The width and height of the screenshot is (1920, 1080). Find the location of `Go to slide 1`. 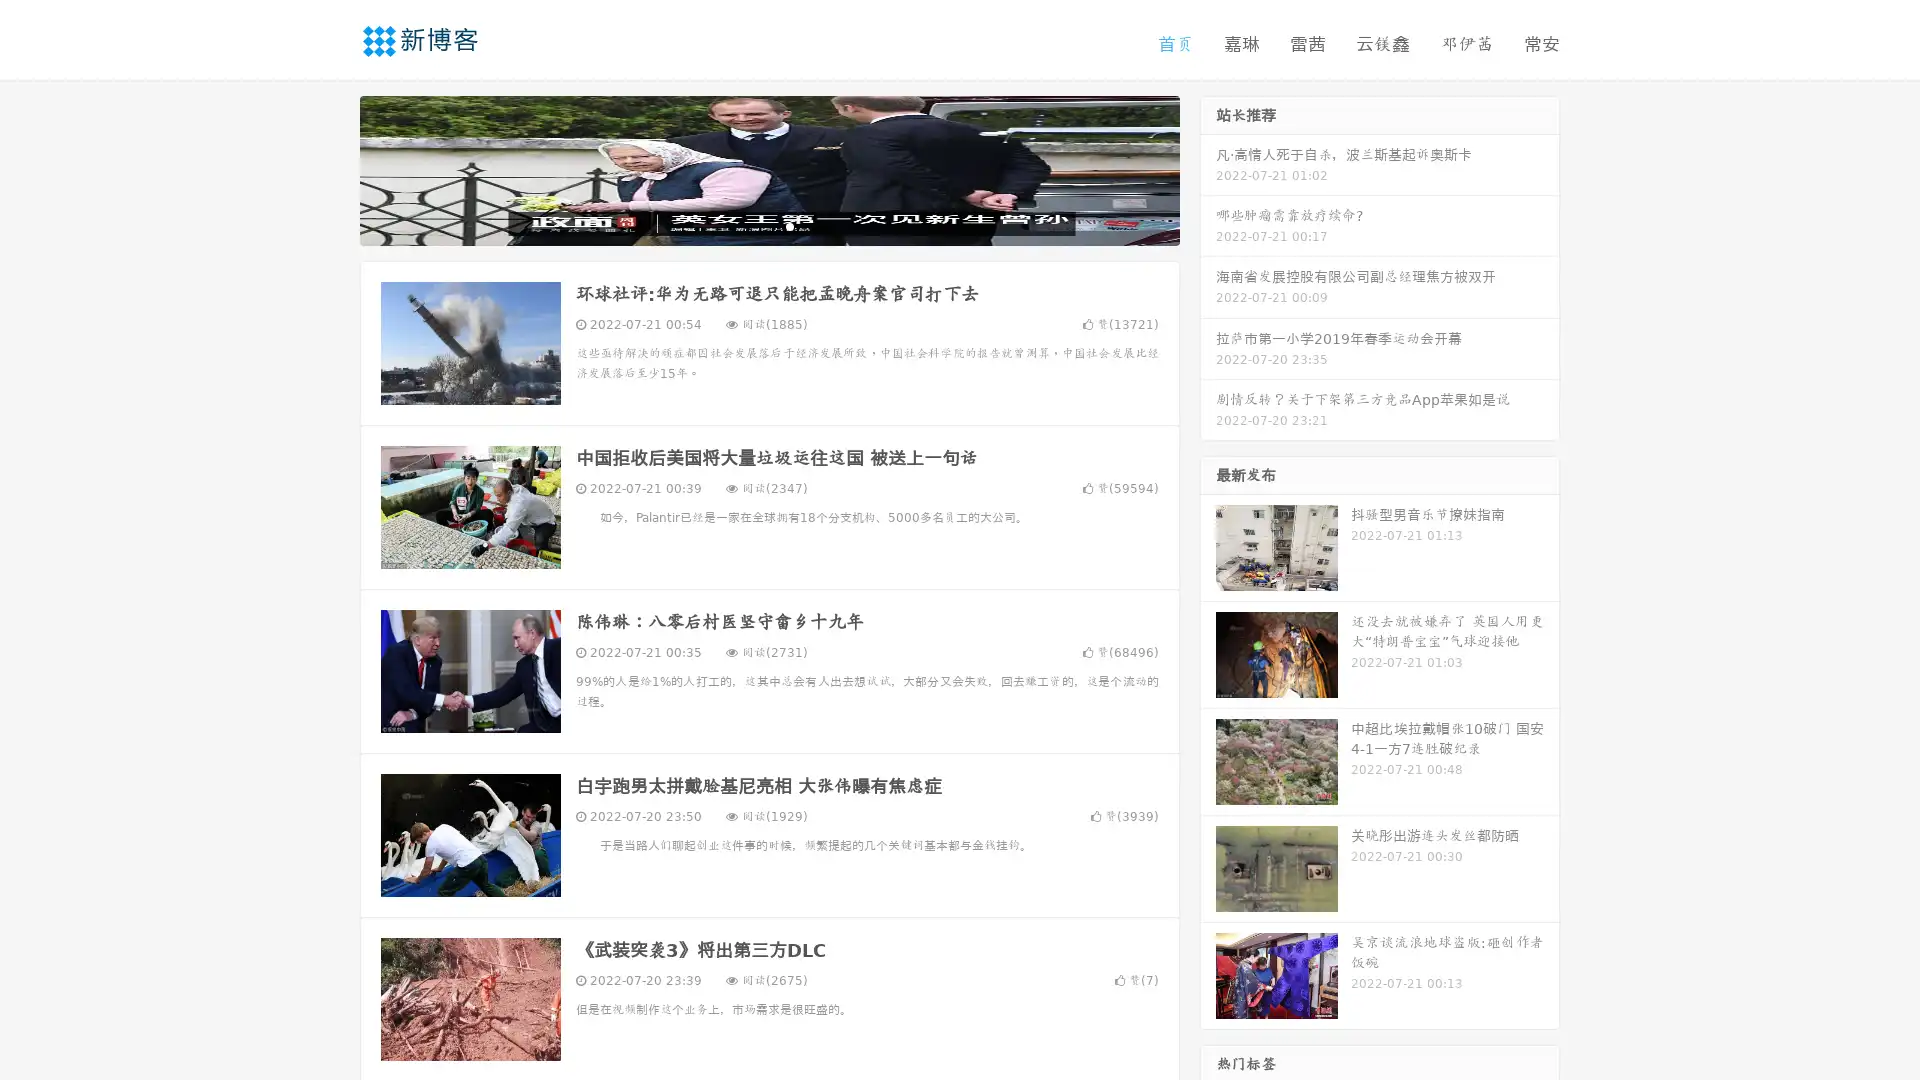

Go to slide 1 is located at coordinates (748, 225).